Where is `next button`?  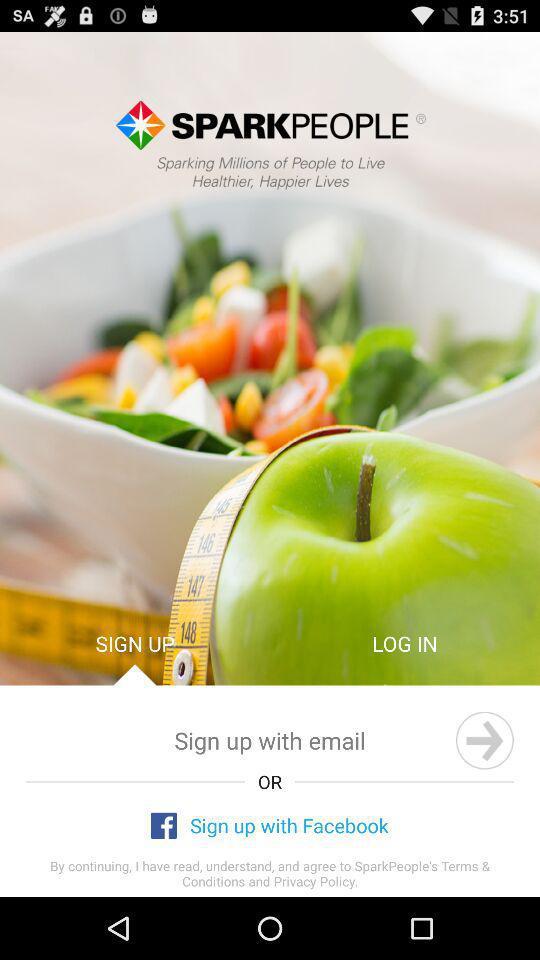 next button is located at coordinates (483, 739).